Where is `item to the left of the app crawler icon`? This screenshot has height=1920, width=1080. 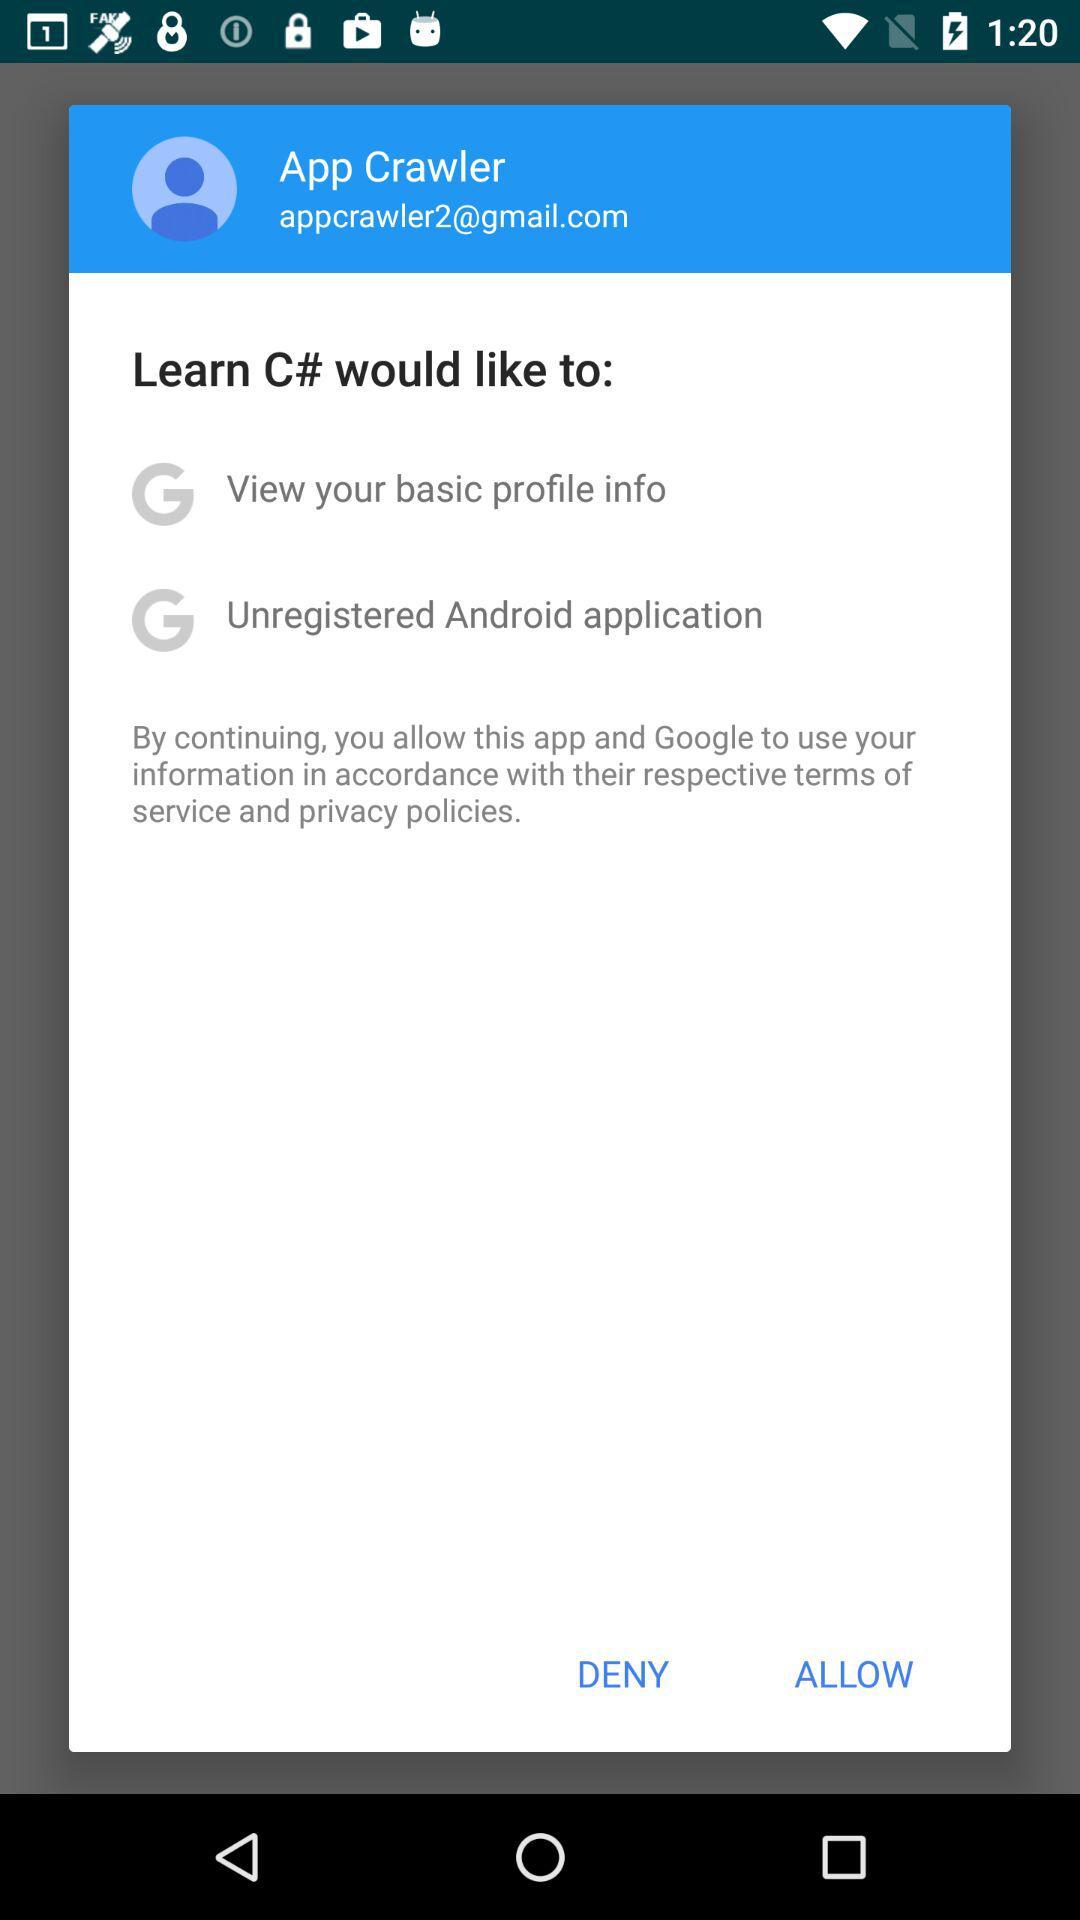
item to the left of the app crawler icon is located at coordinates (184, 188).